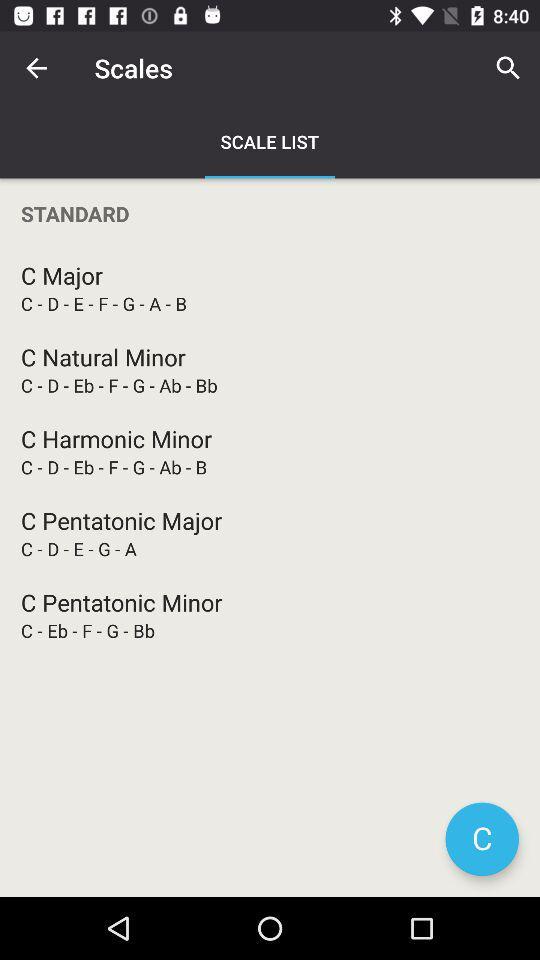 Image resolution: width=540 pixels, height=960 pixels. I want to click on item to the left of the scales item, so click(36, 68).